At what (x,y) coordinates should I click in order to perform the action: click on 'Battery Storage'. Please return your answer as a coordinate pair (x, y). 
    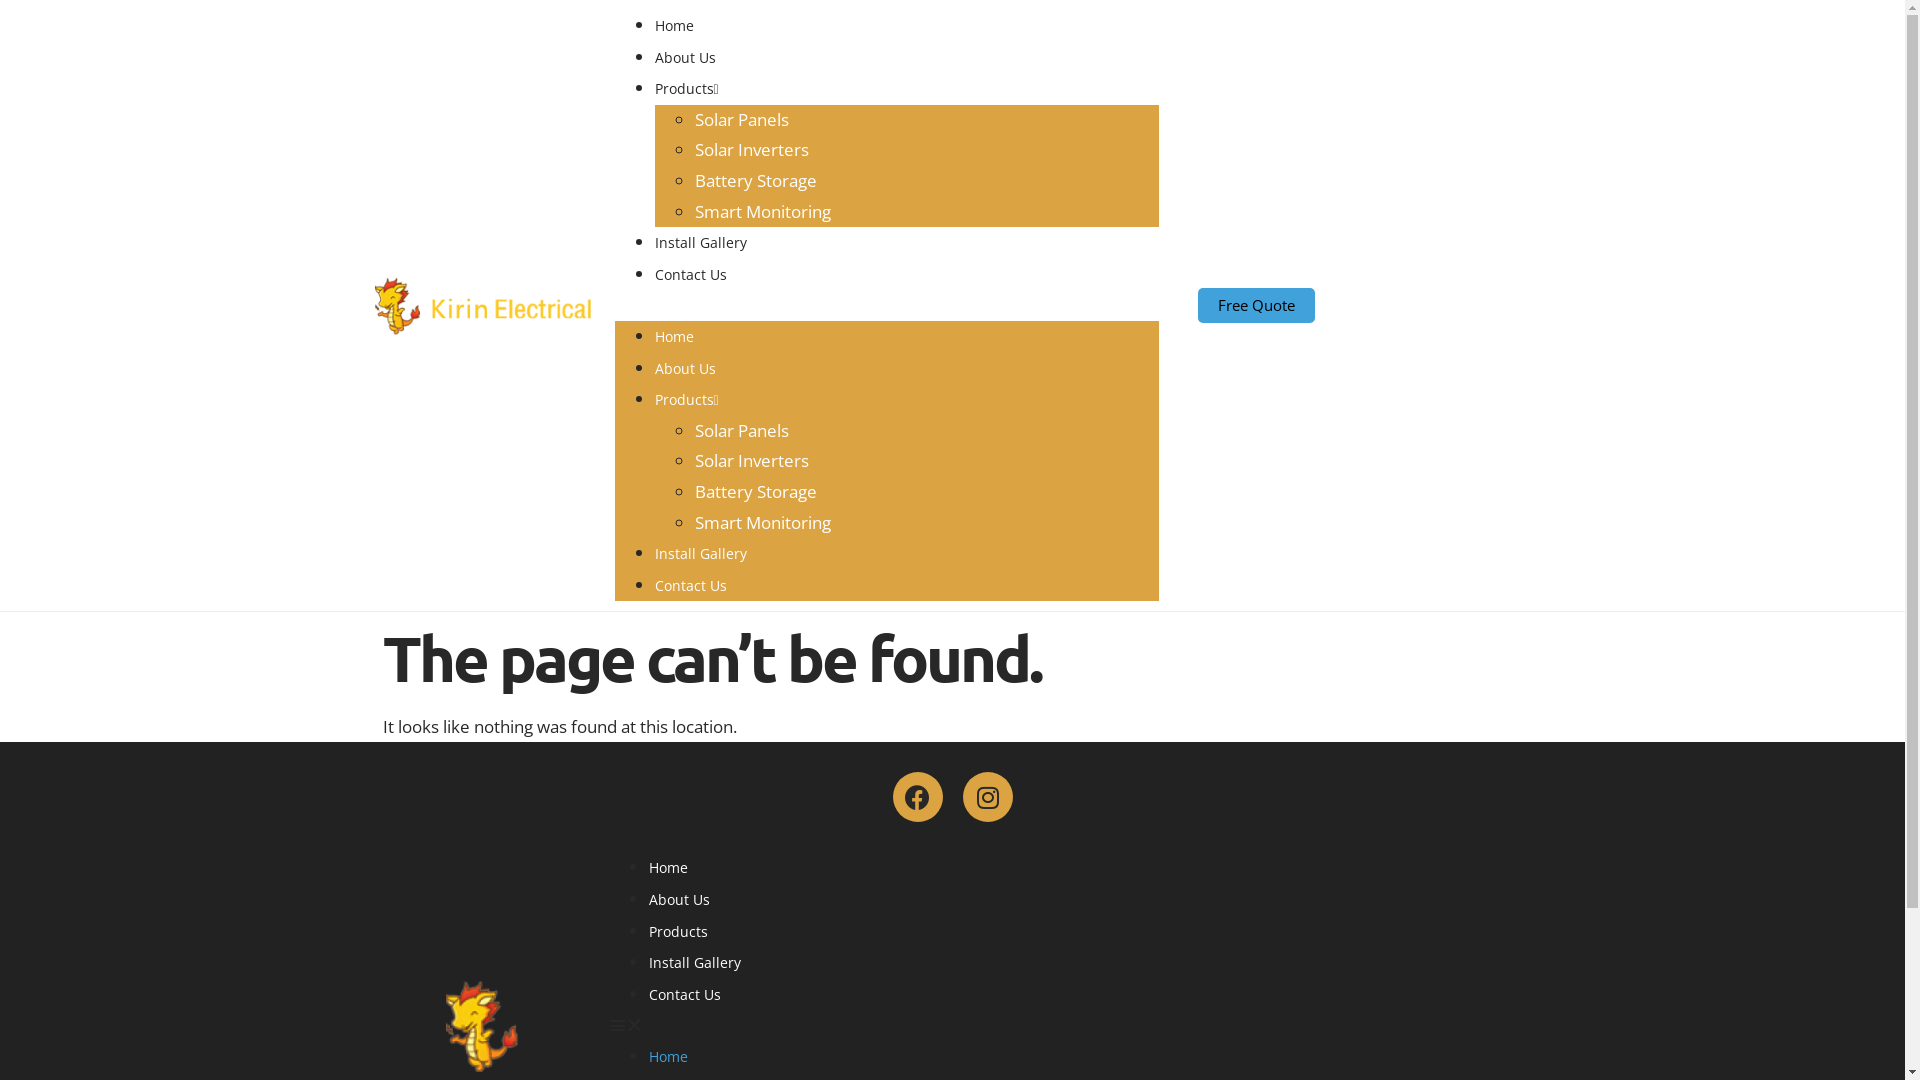
    Looking at the image, I should click on (753, 180).